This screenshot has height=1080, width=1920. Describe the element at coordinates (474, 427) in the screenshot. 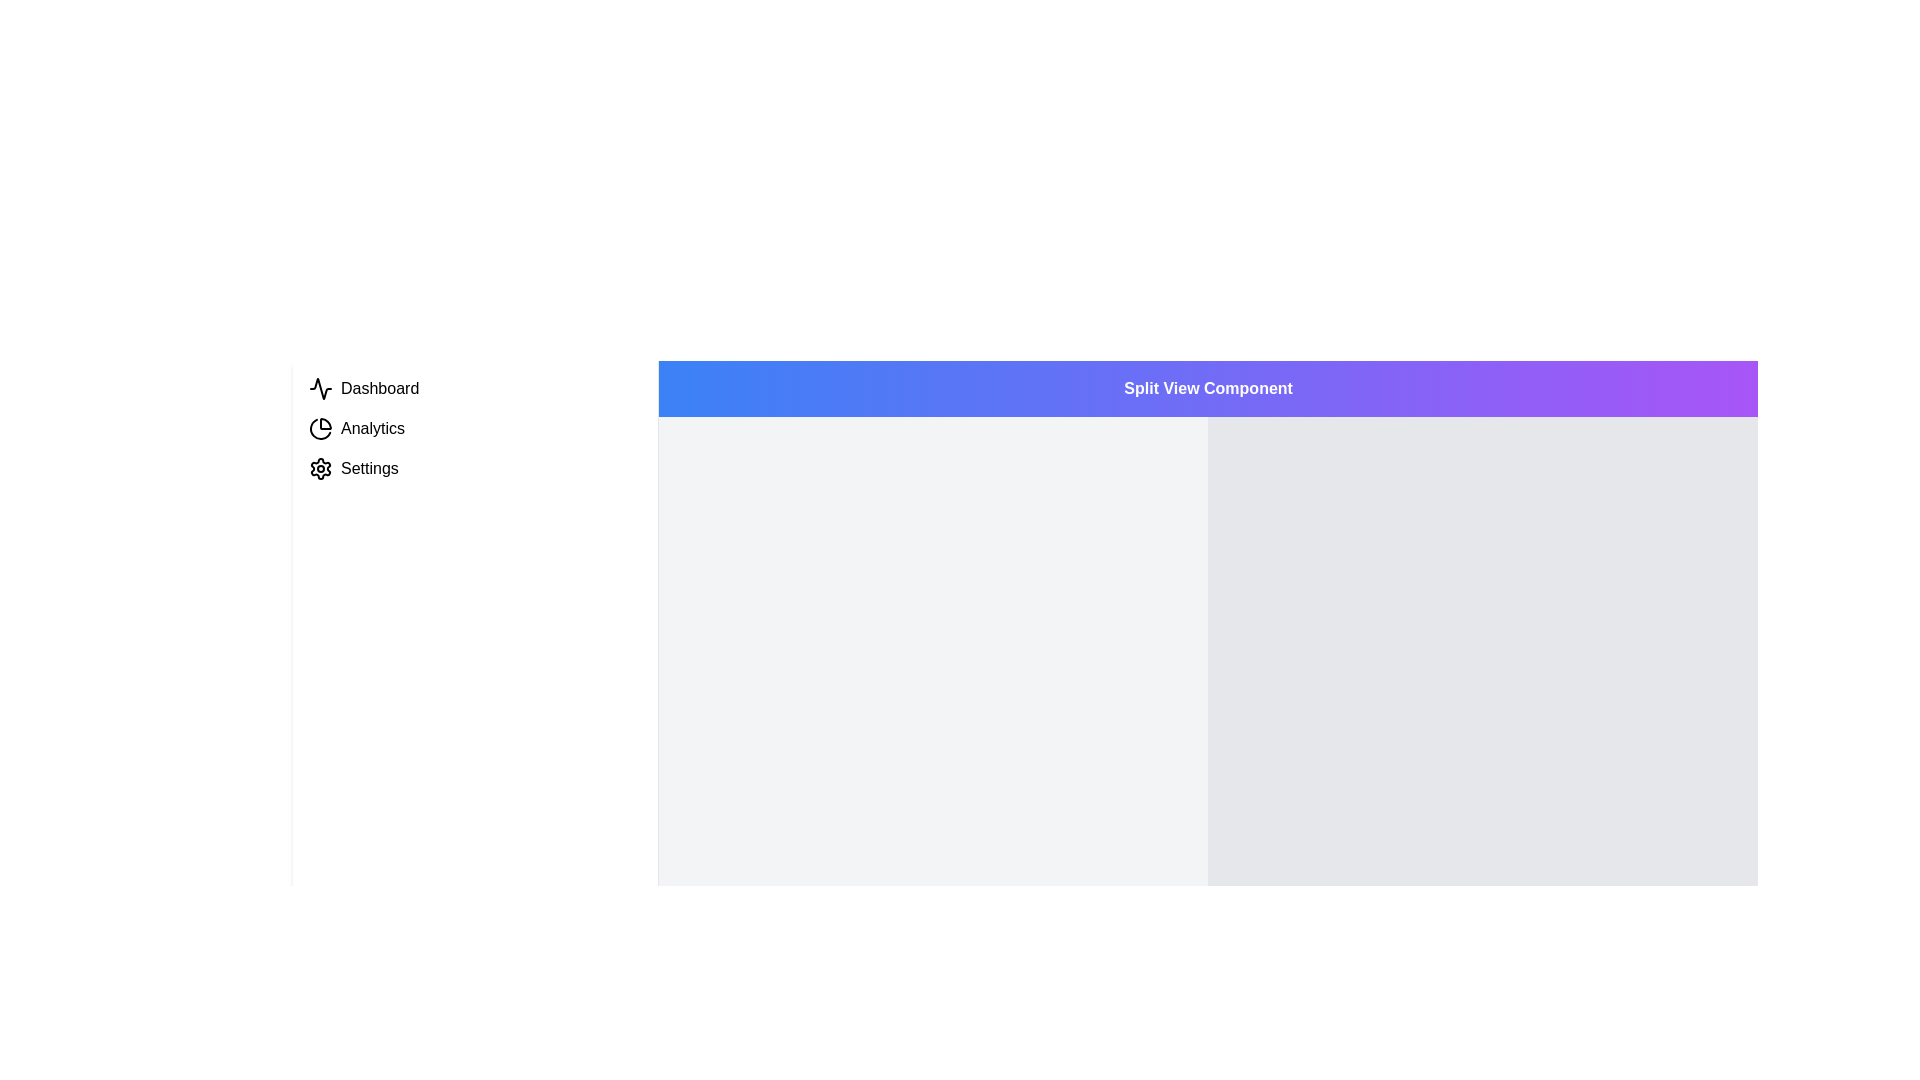

I see `the 'Analytics' item in the Navigation menu` at that location.